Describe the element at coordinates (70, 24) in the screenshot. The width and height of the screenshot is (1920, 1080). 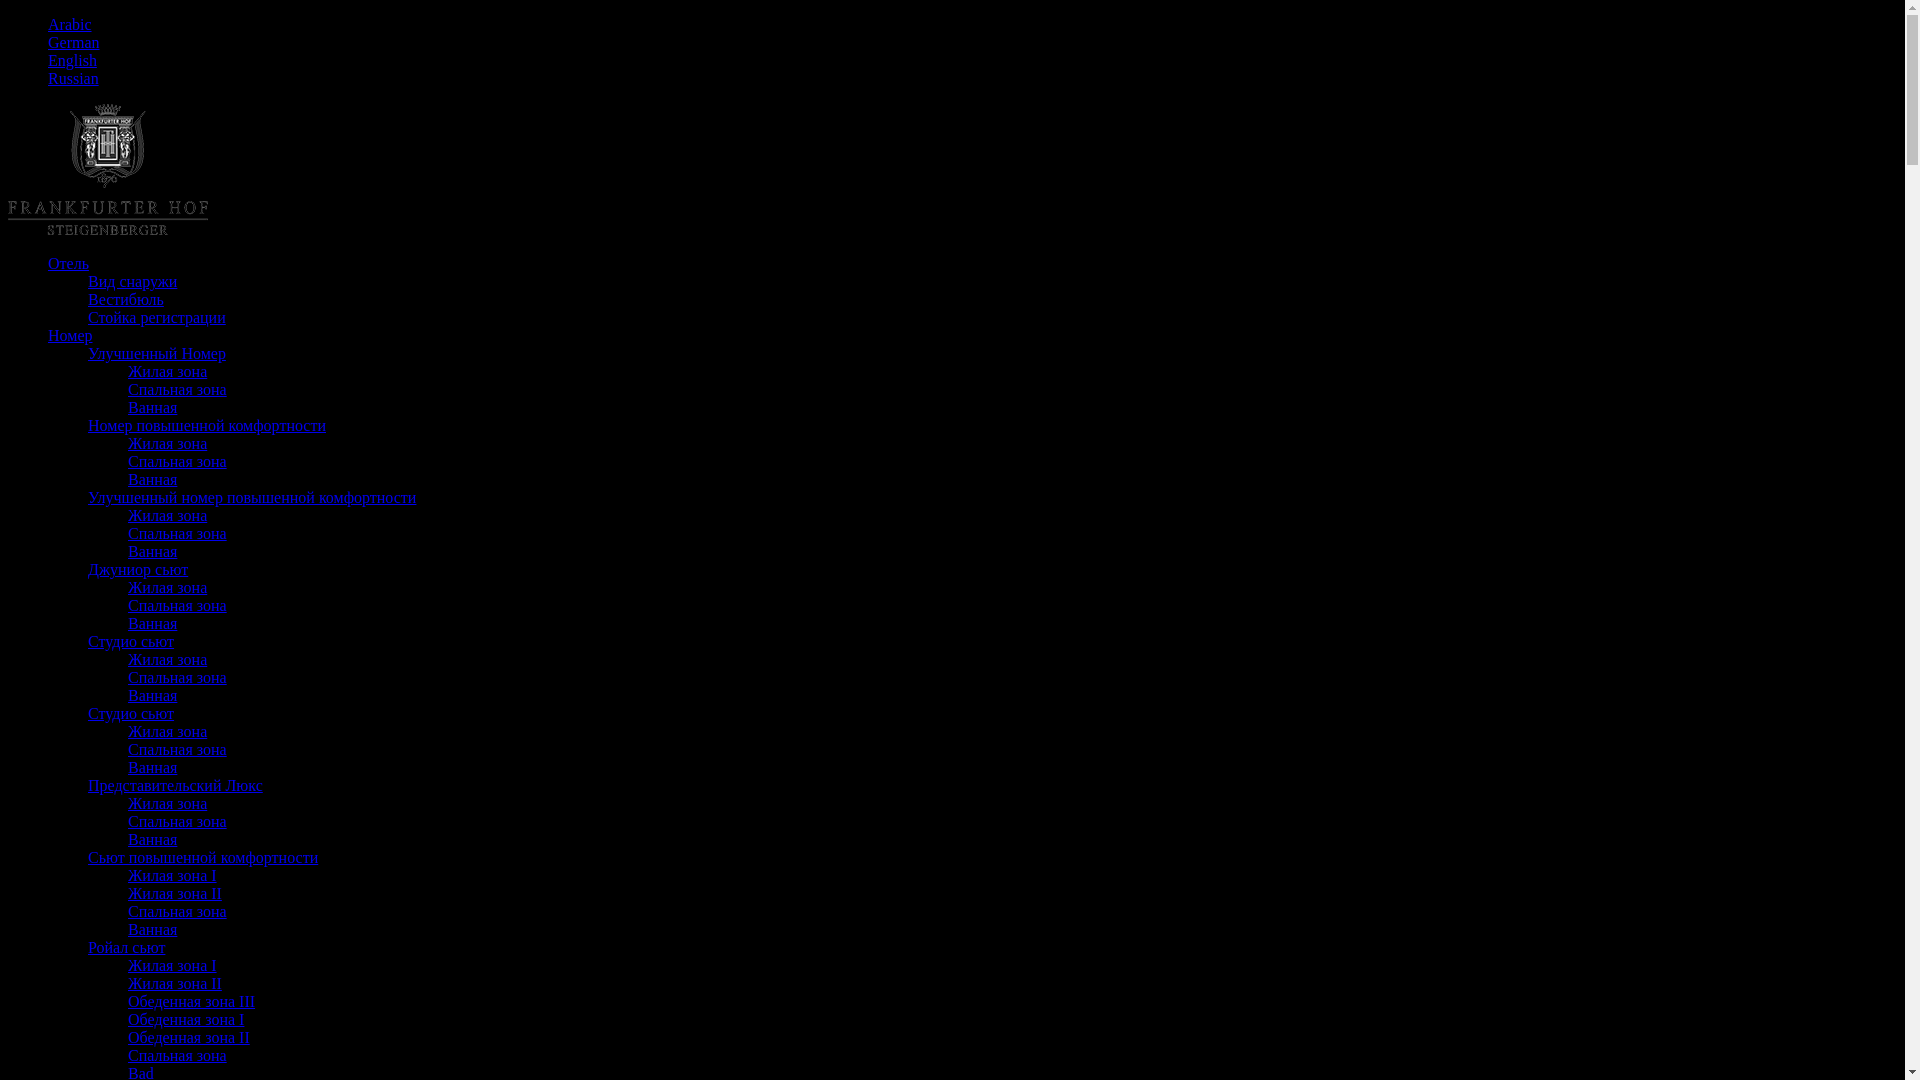
I see `'Arabic'` at that location.